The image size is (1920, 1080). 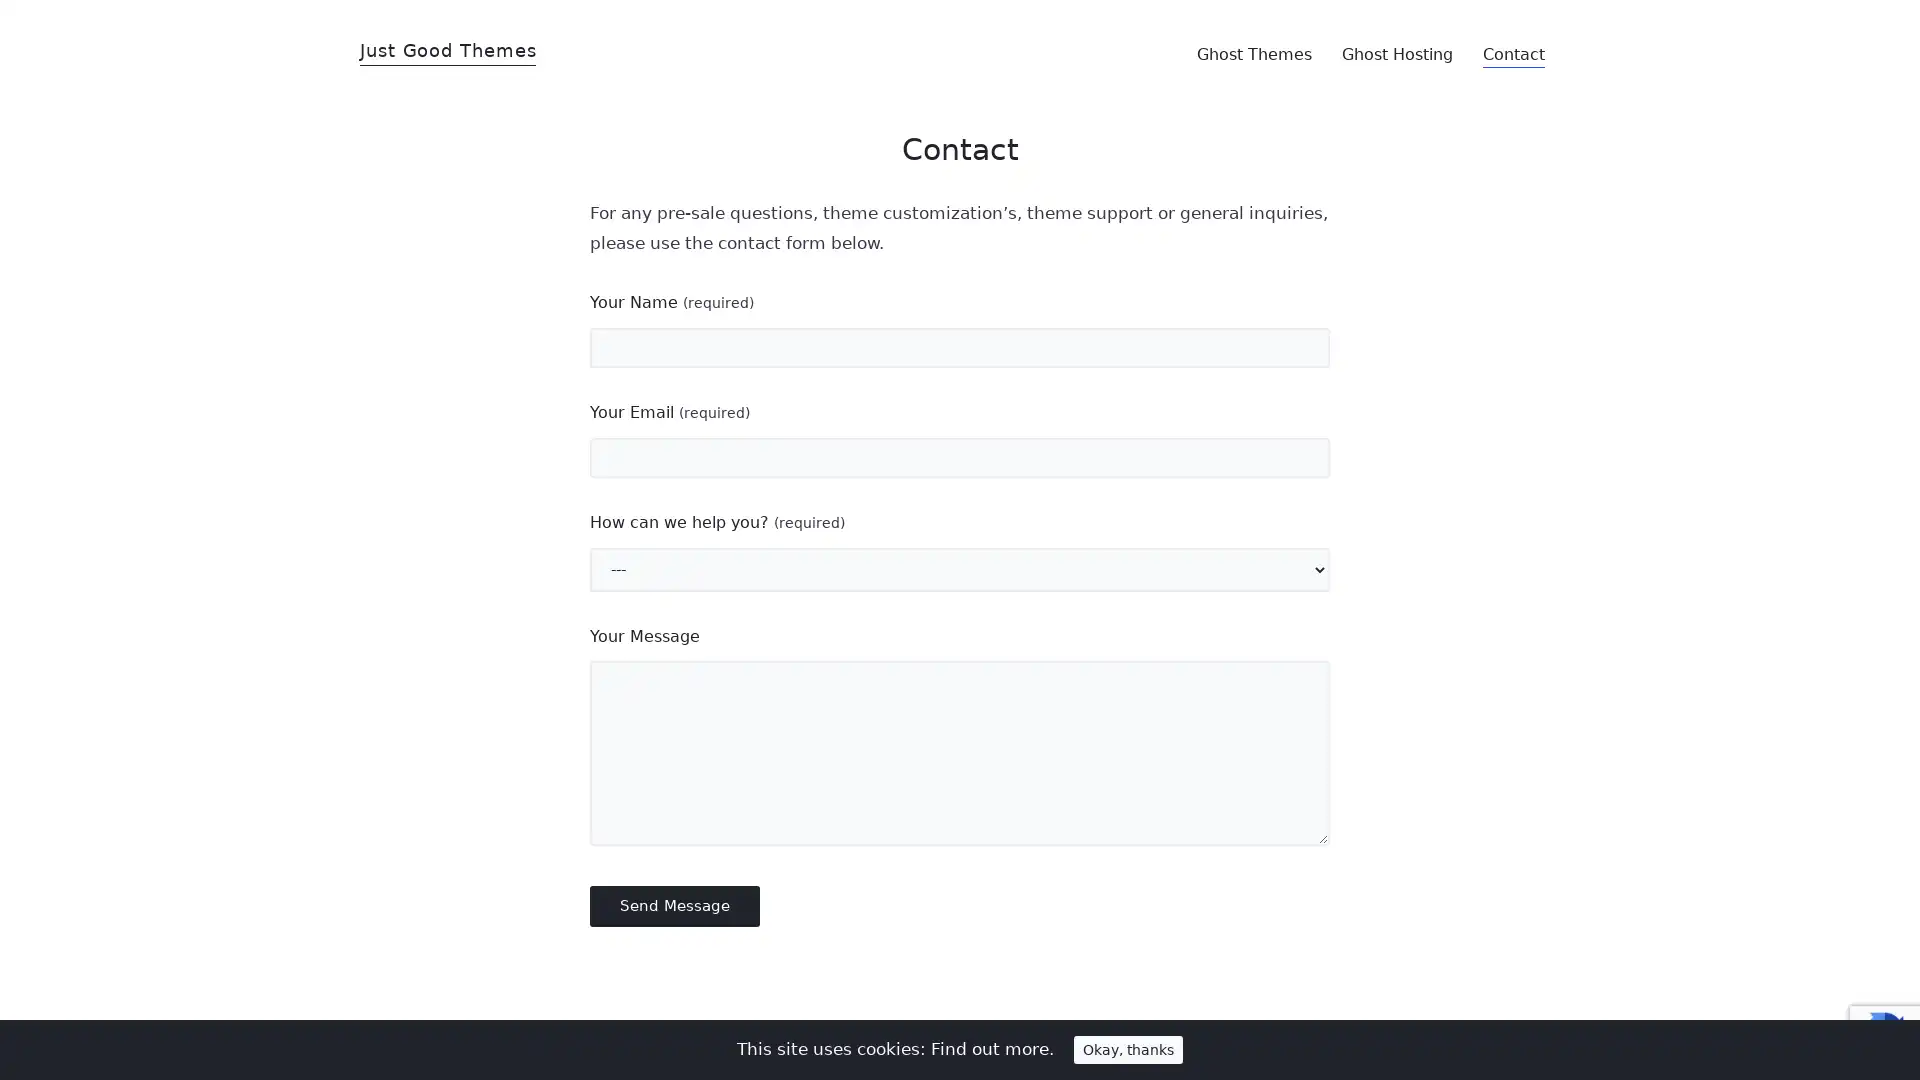 I want to click on Okay, thanks, so click(x=1128, y=1048).